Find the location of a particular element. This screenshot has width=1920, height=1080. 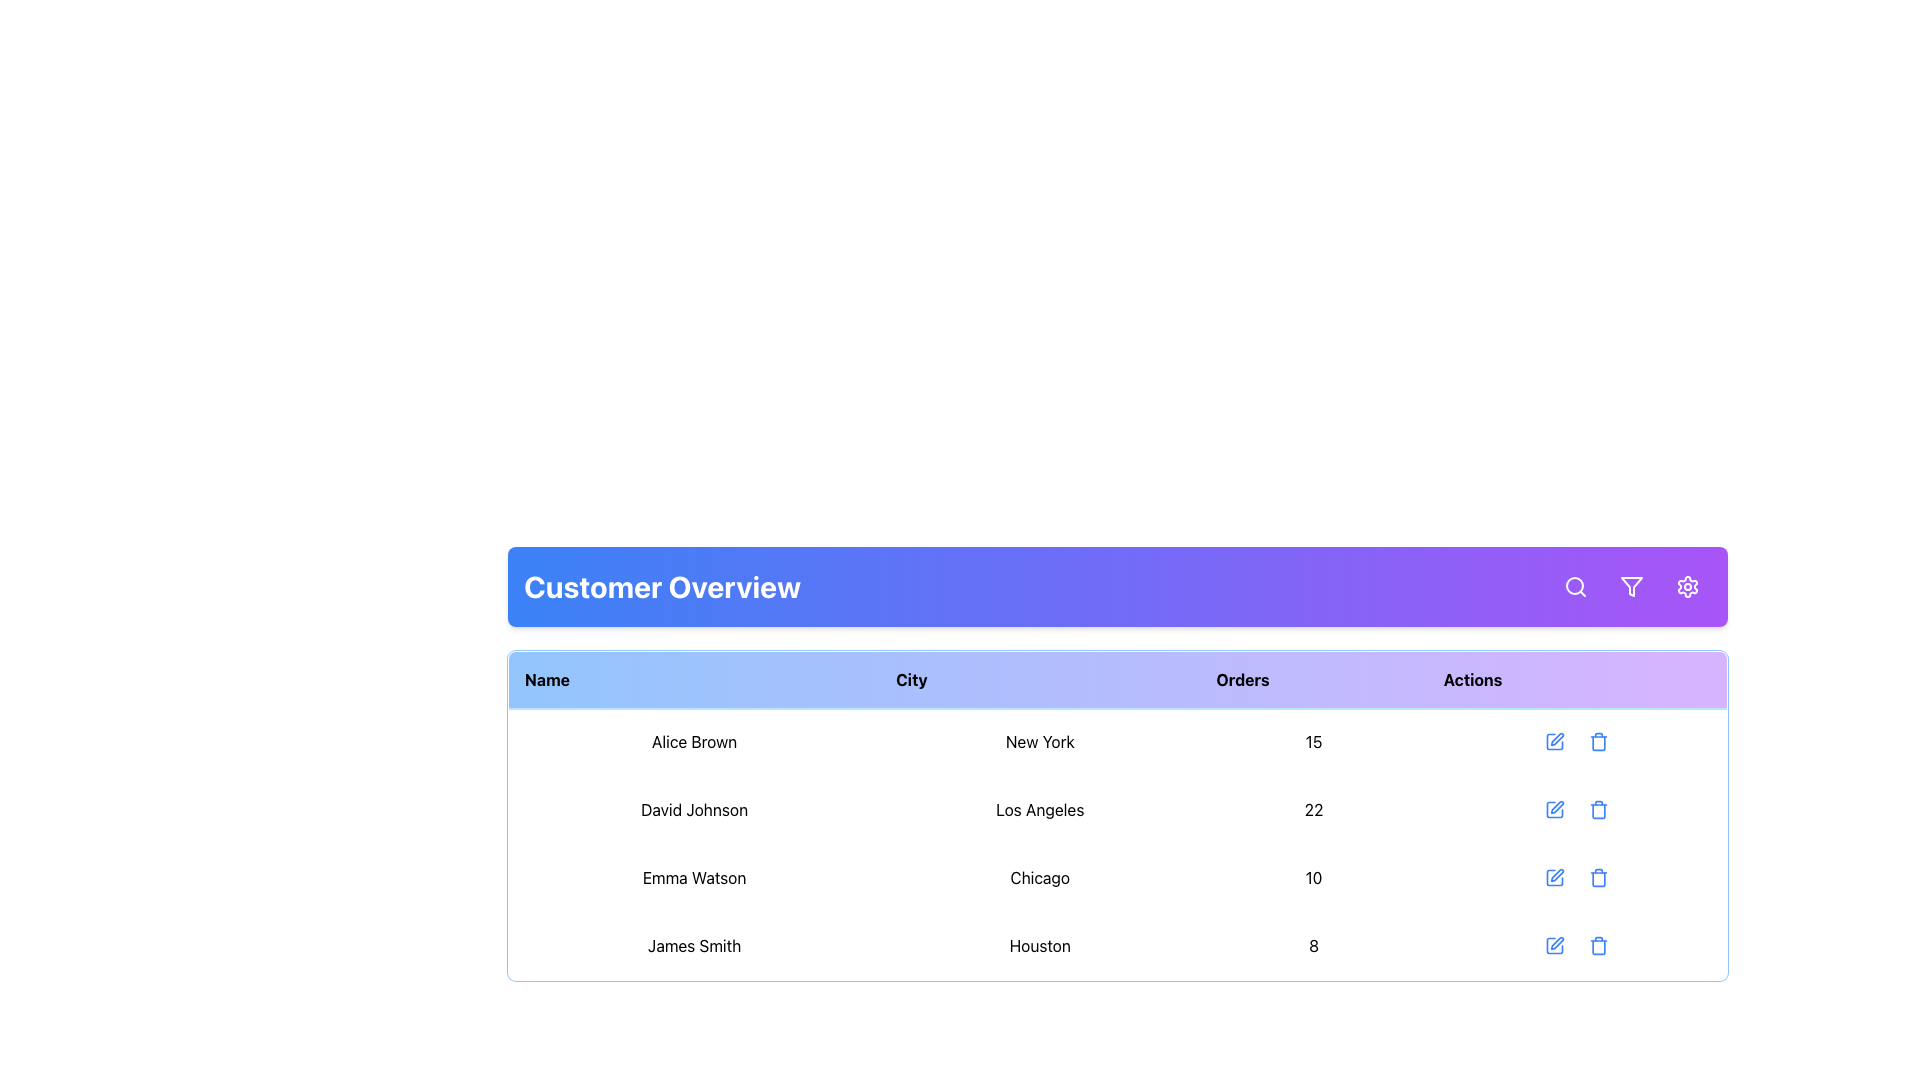

the circular blue button with a pencil icon located in the 'Actions' column of the last row to initiate editing the row data is located at coordinates (1554, 945).